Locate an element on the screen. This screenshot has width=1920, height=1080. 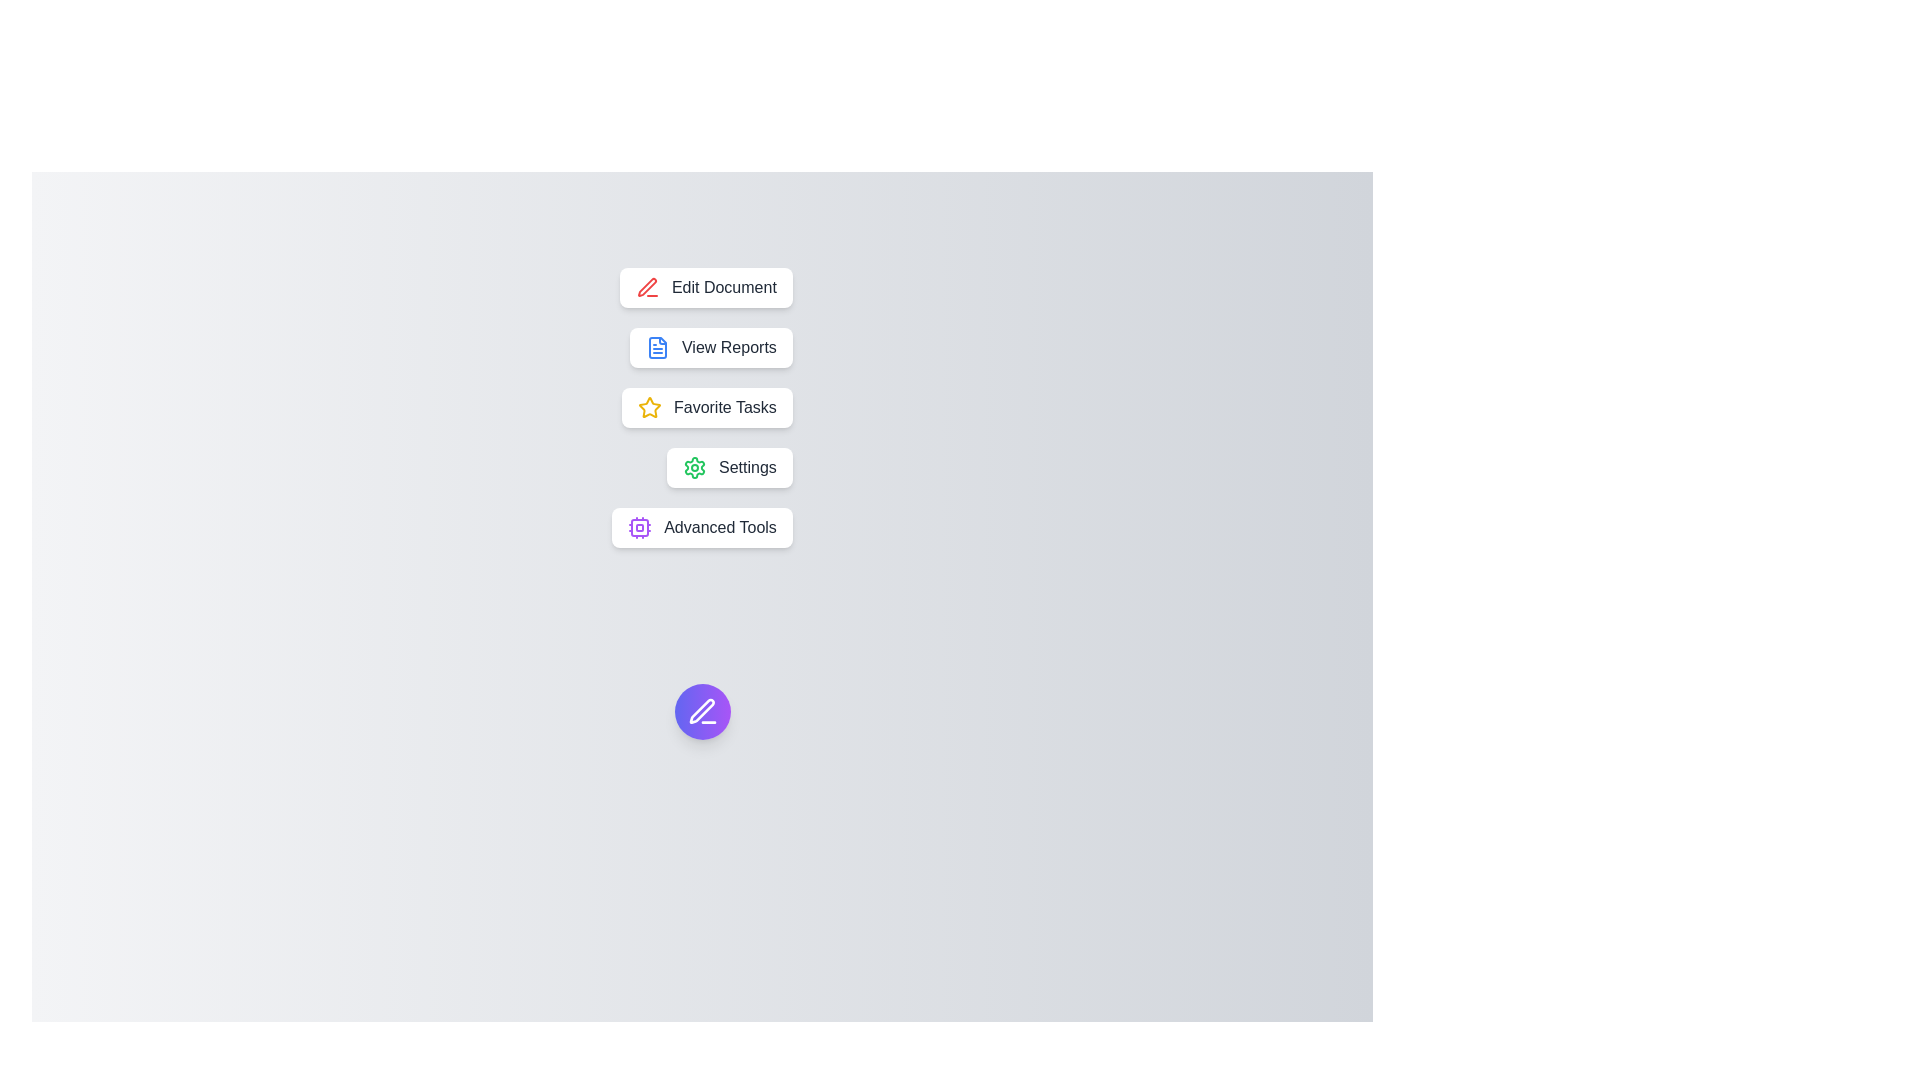
the 'Settings' button to select it is located at coordinates (728, 467).